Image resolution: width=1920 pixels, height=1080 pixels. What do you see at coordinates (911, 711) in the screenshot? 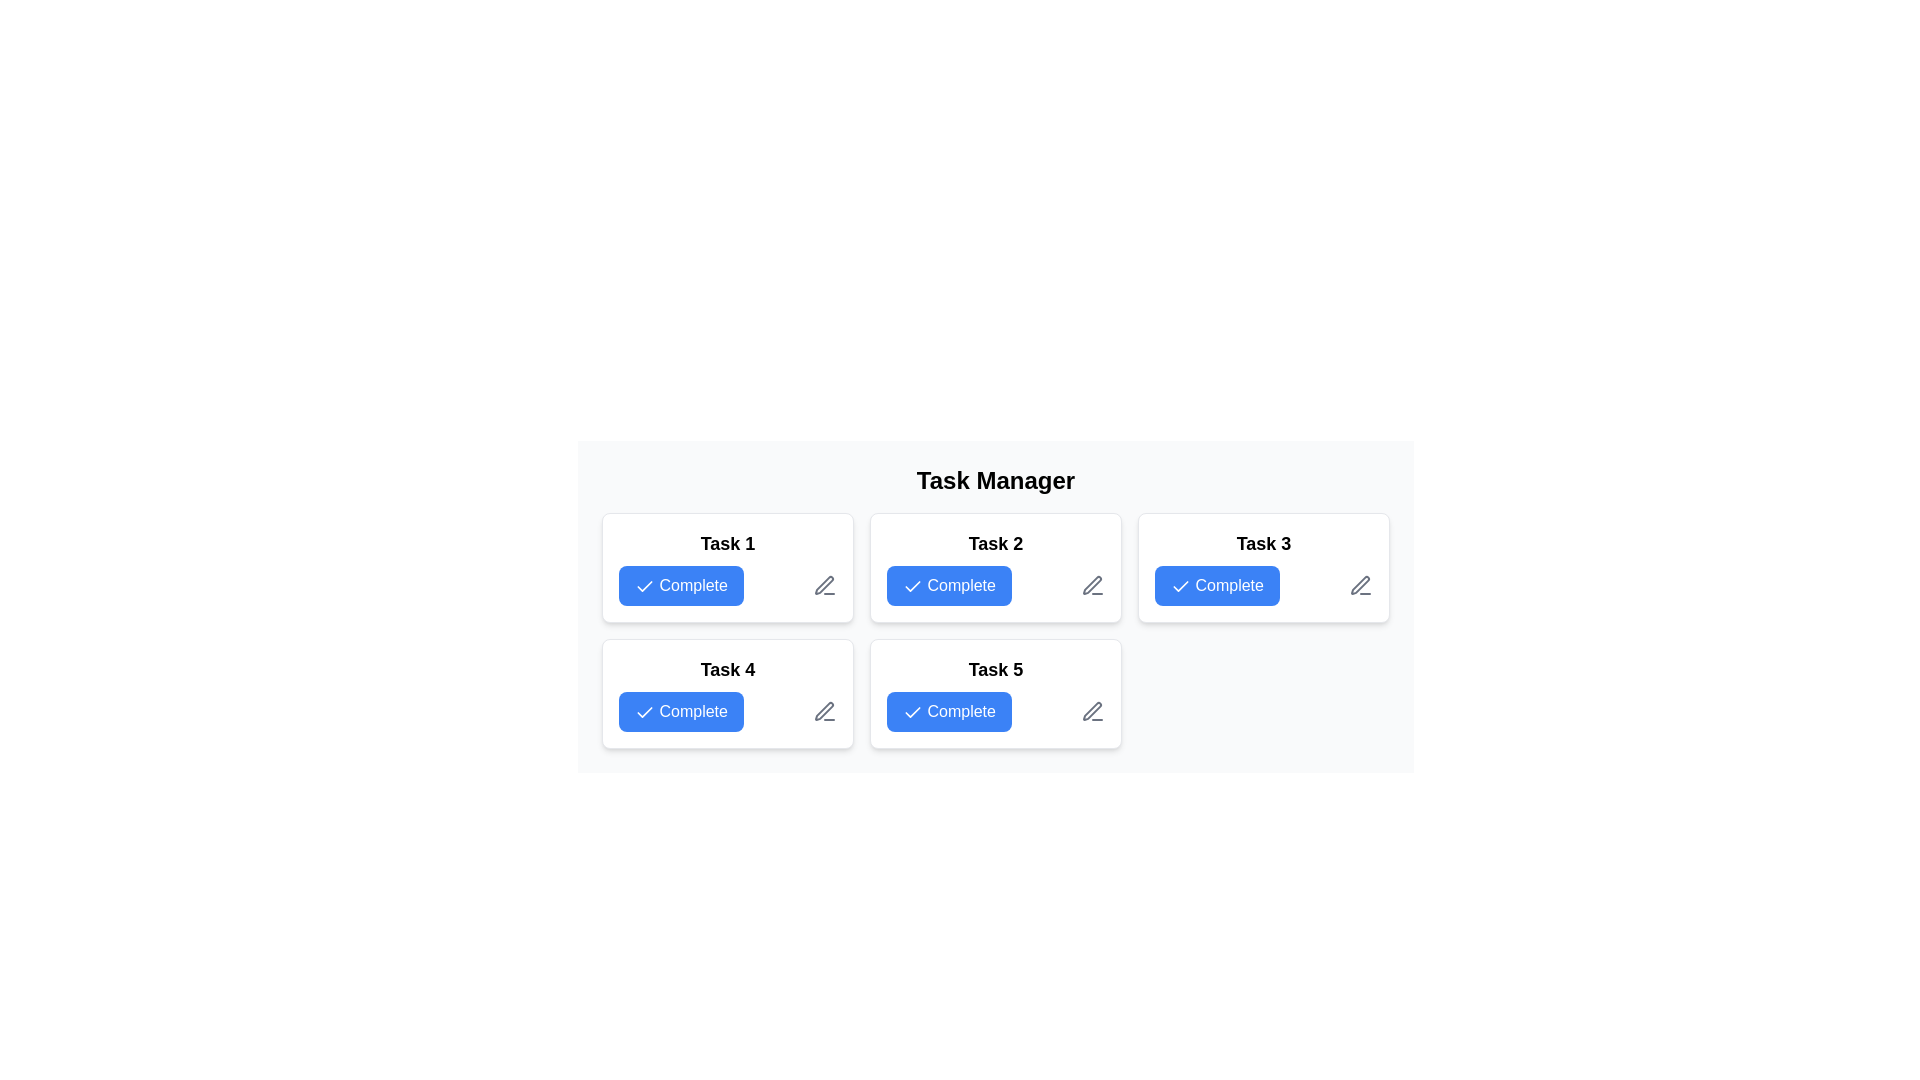
I see `the checkmark icon within the 'Complete' button for 'Task 5' located in the second row, middle column under the 'Task Manager' header` at bounding box center [911, 711].